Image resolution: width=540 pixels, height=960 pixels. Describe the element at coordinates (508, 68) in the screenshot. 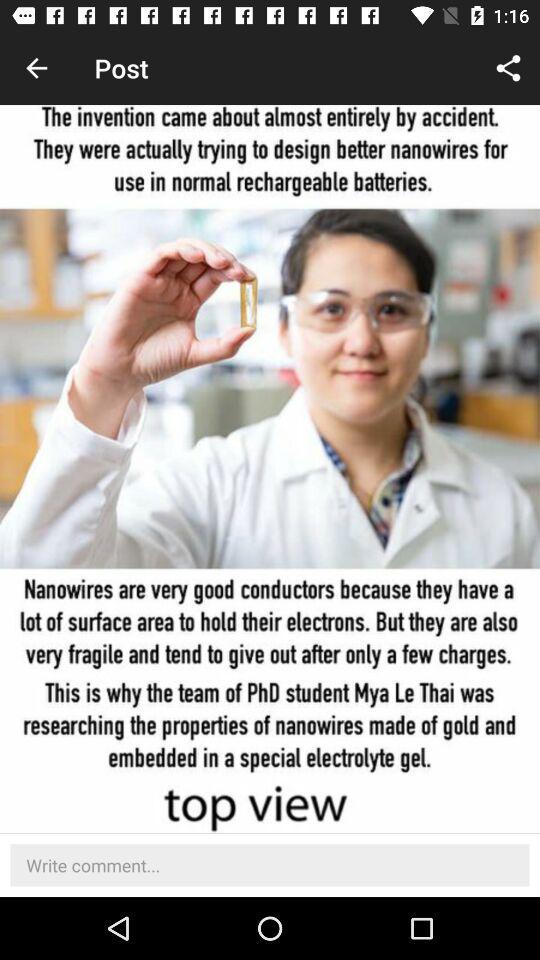

I see `icon next to post icon` at that location.